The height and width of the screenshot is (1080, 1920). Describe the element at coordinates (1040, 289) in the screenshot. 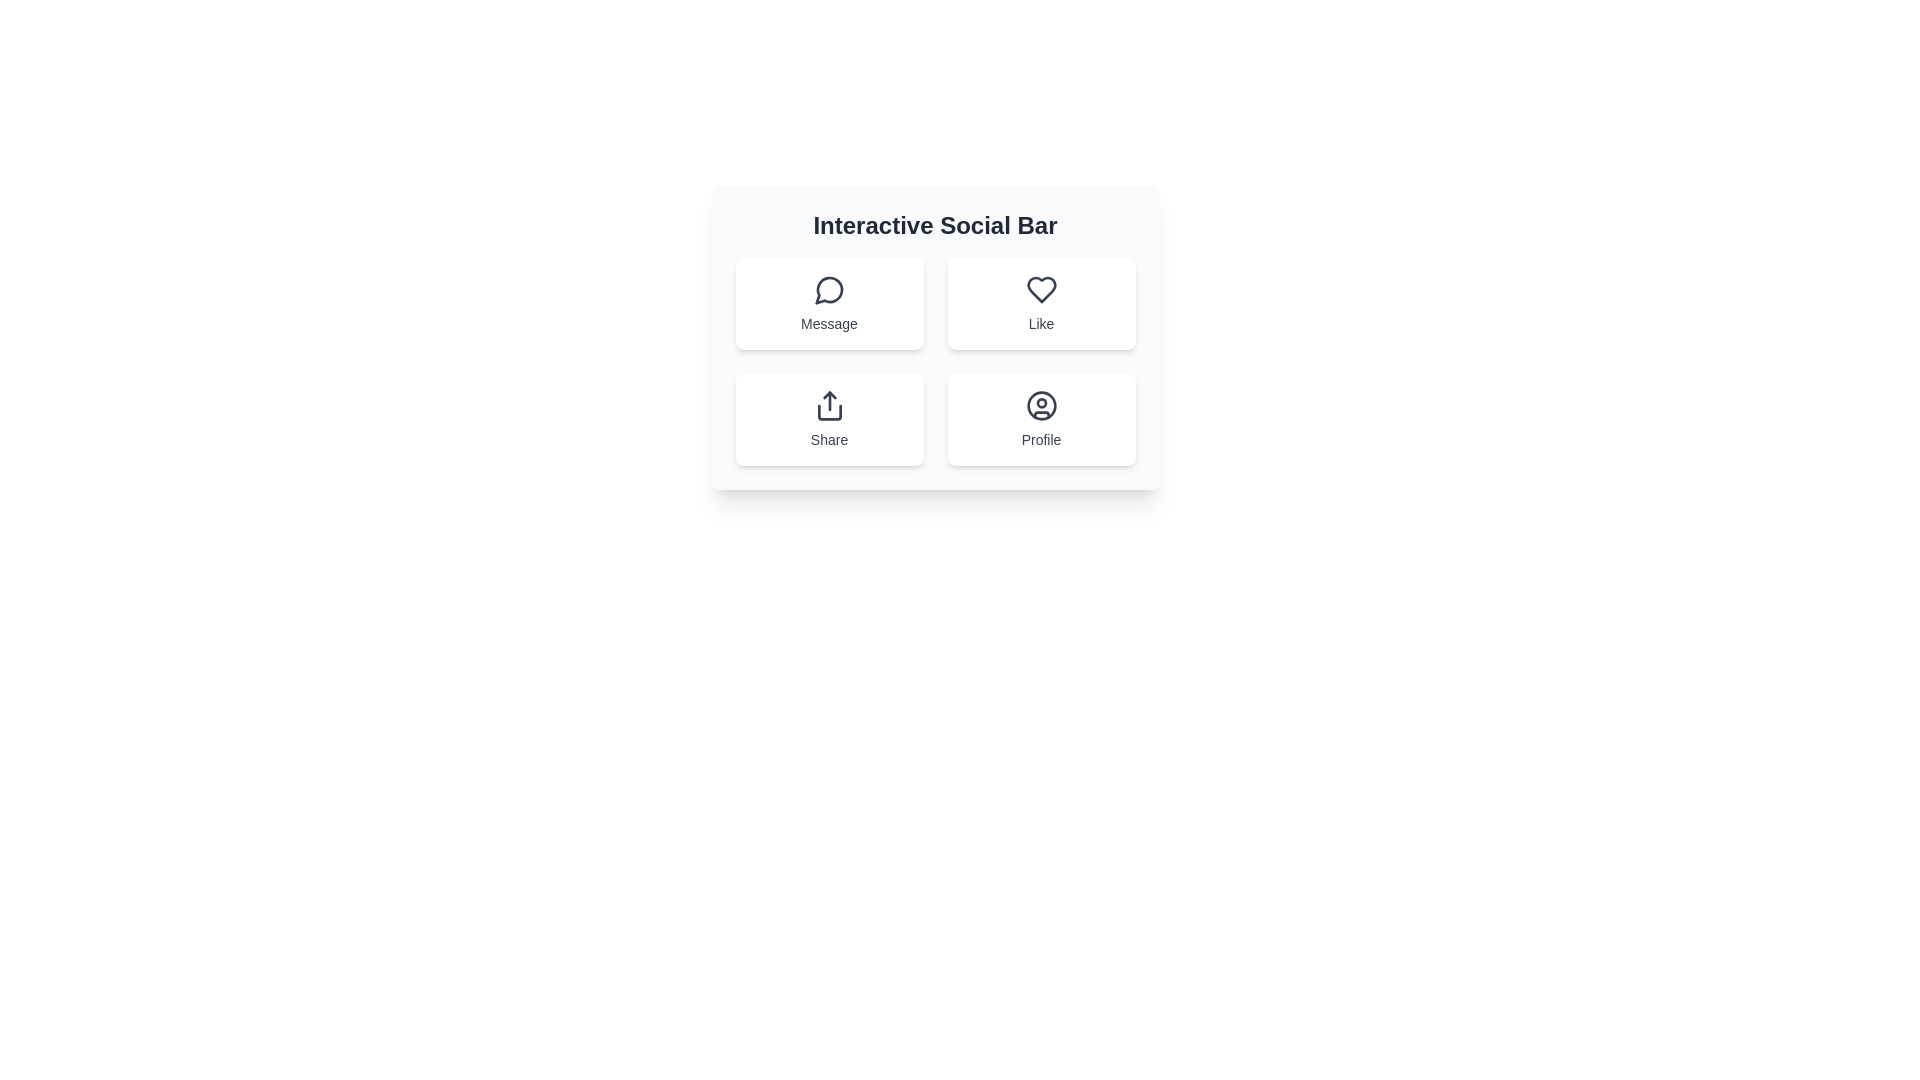

I see `the 'Like' icon located within the button in the top right quadrant, adjacent to the 'Message' button and above the 'Profile' button` at that location.